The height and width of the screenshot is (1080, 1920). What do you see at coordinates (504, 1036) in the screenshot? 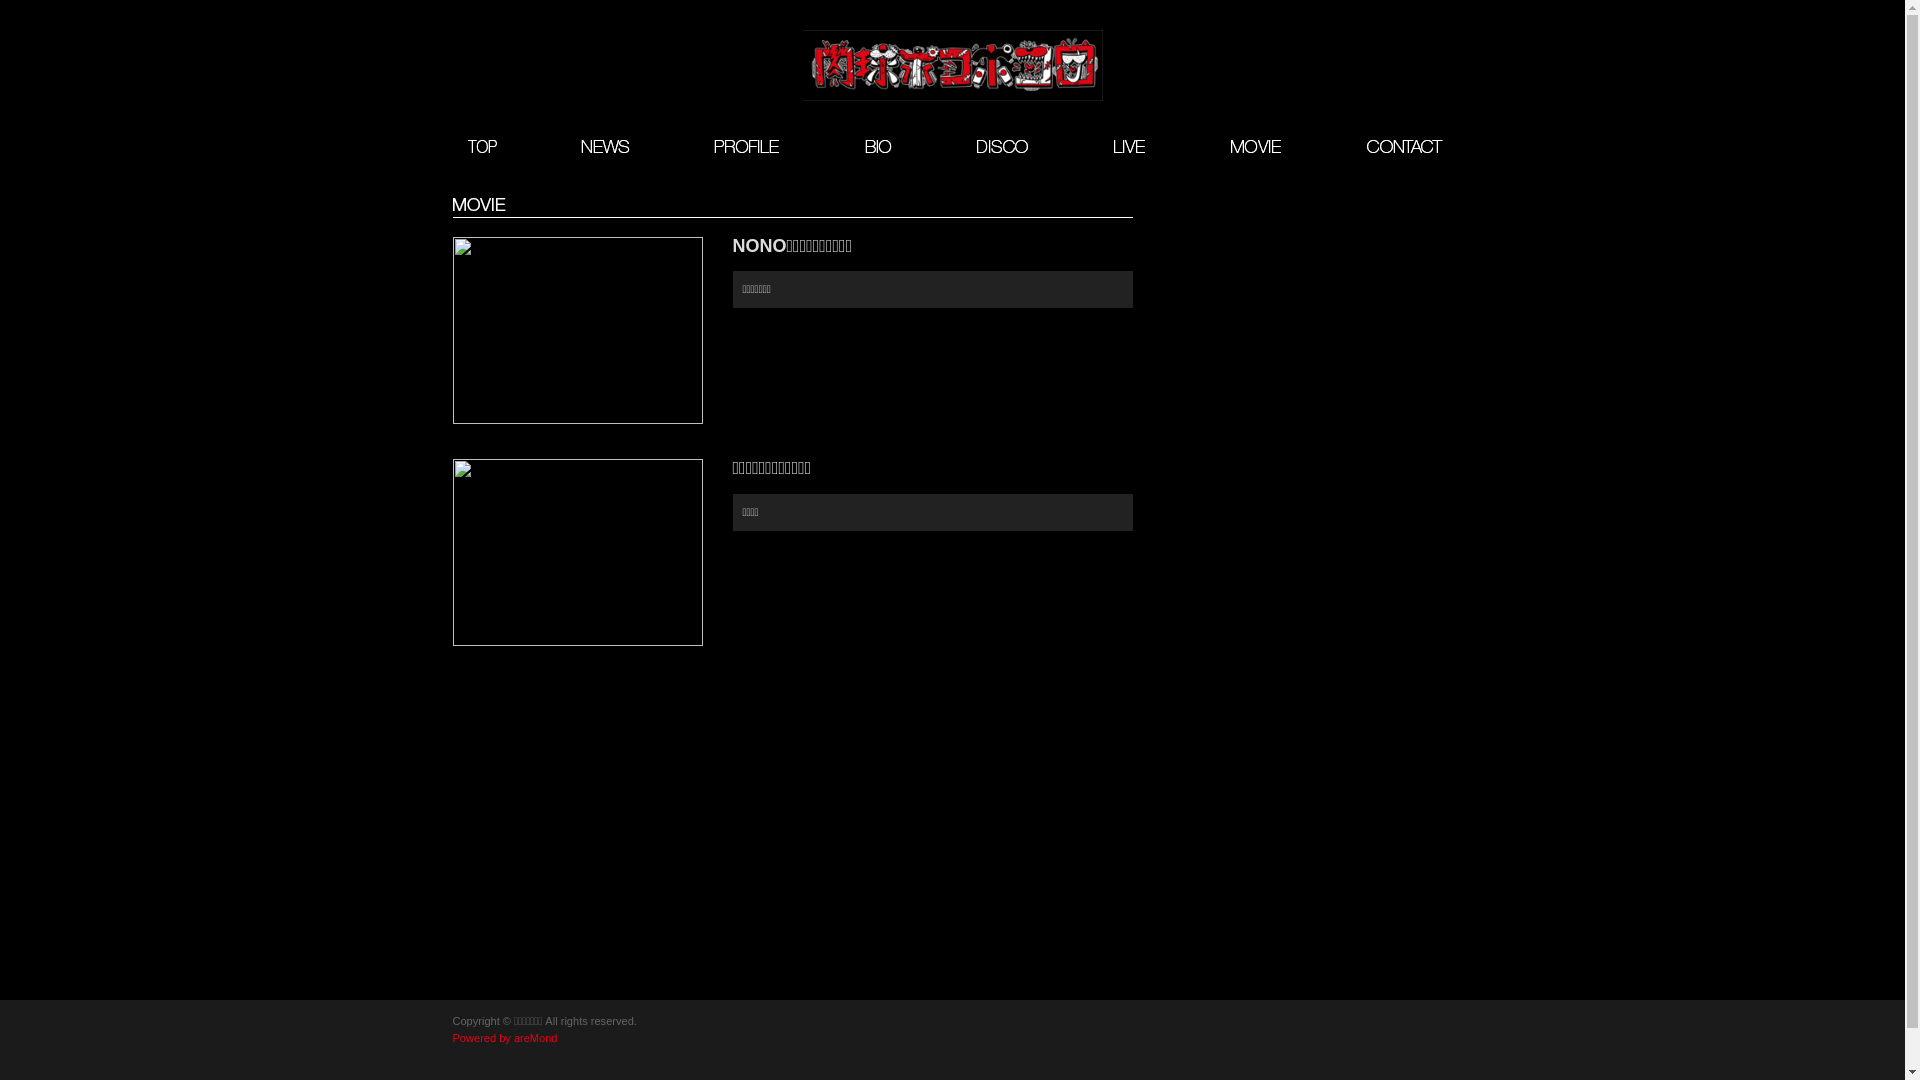
I see `'Powered by areMond'` at bounding box center [504, 1036].